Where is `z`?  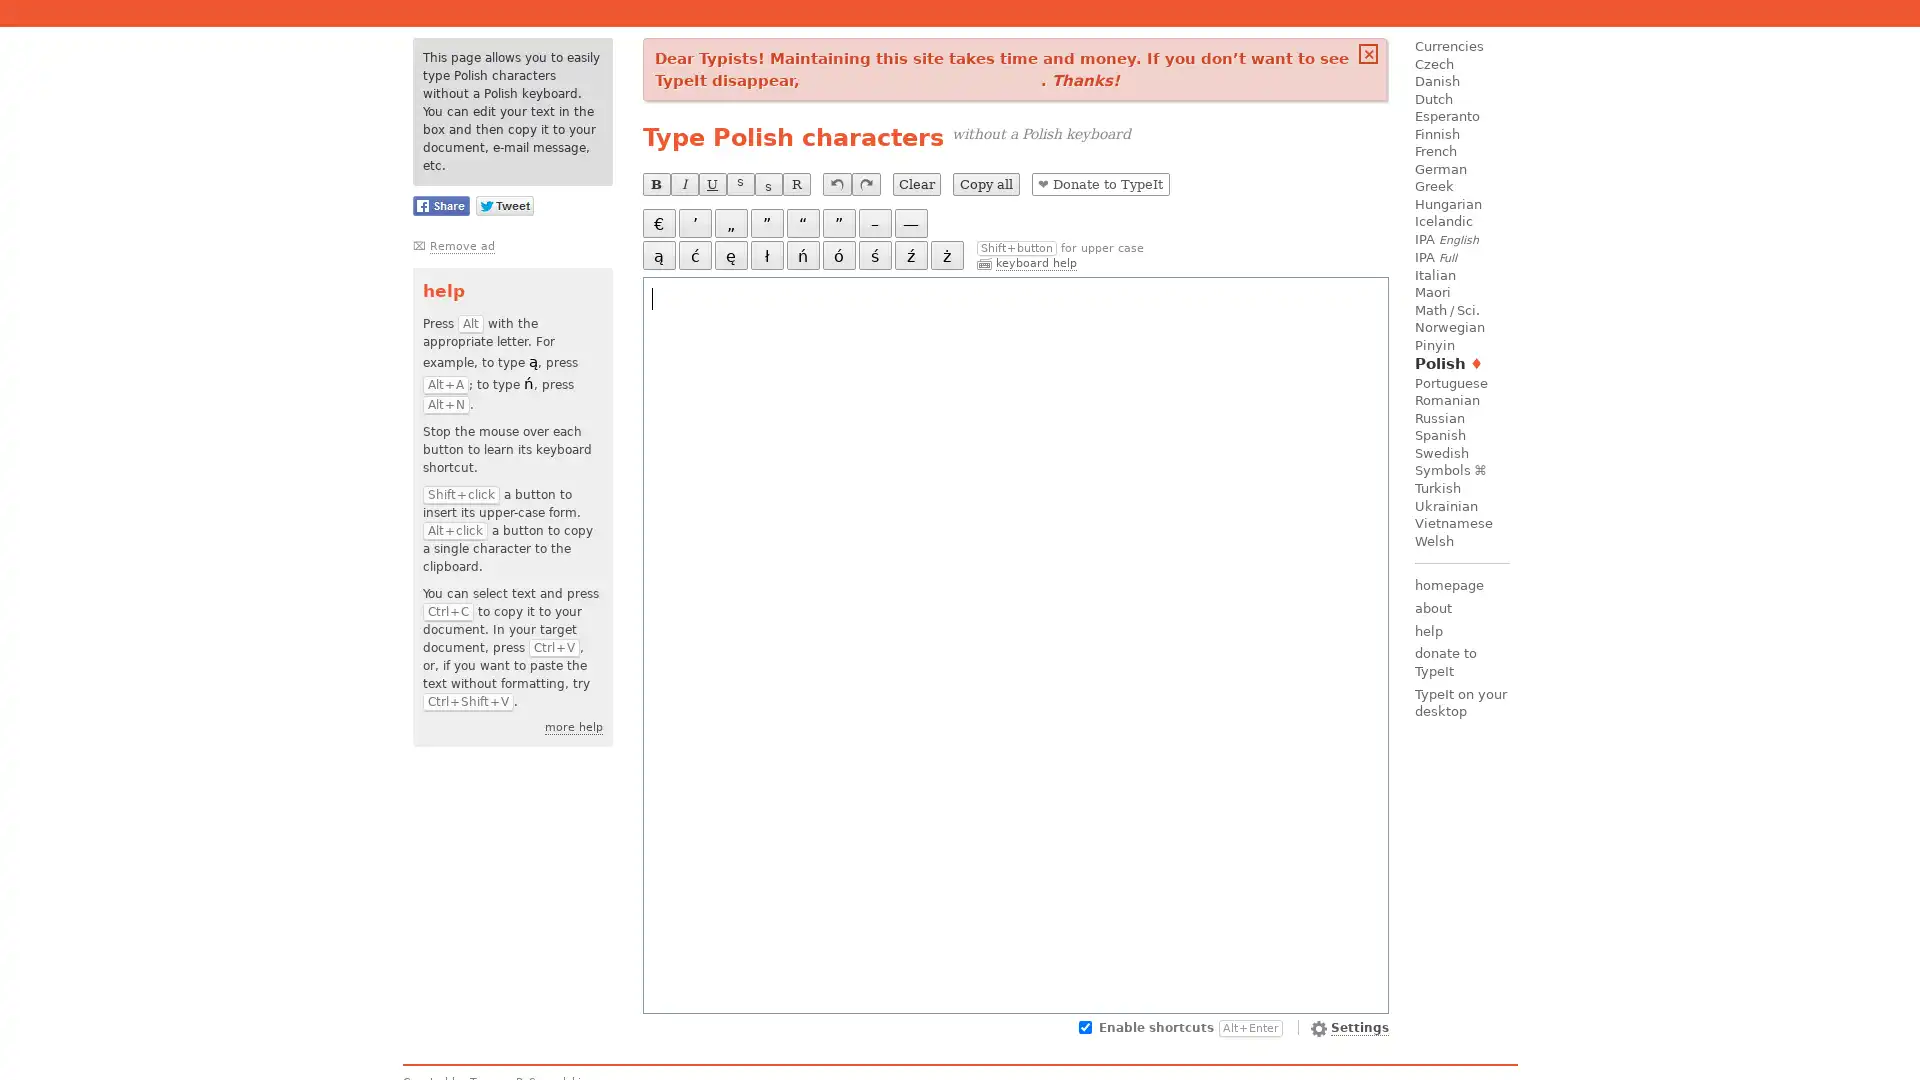 z is located at coordinates (945, 254).